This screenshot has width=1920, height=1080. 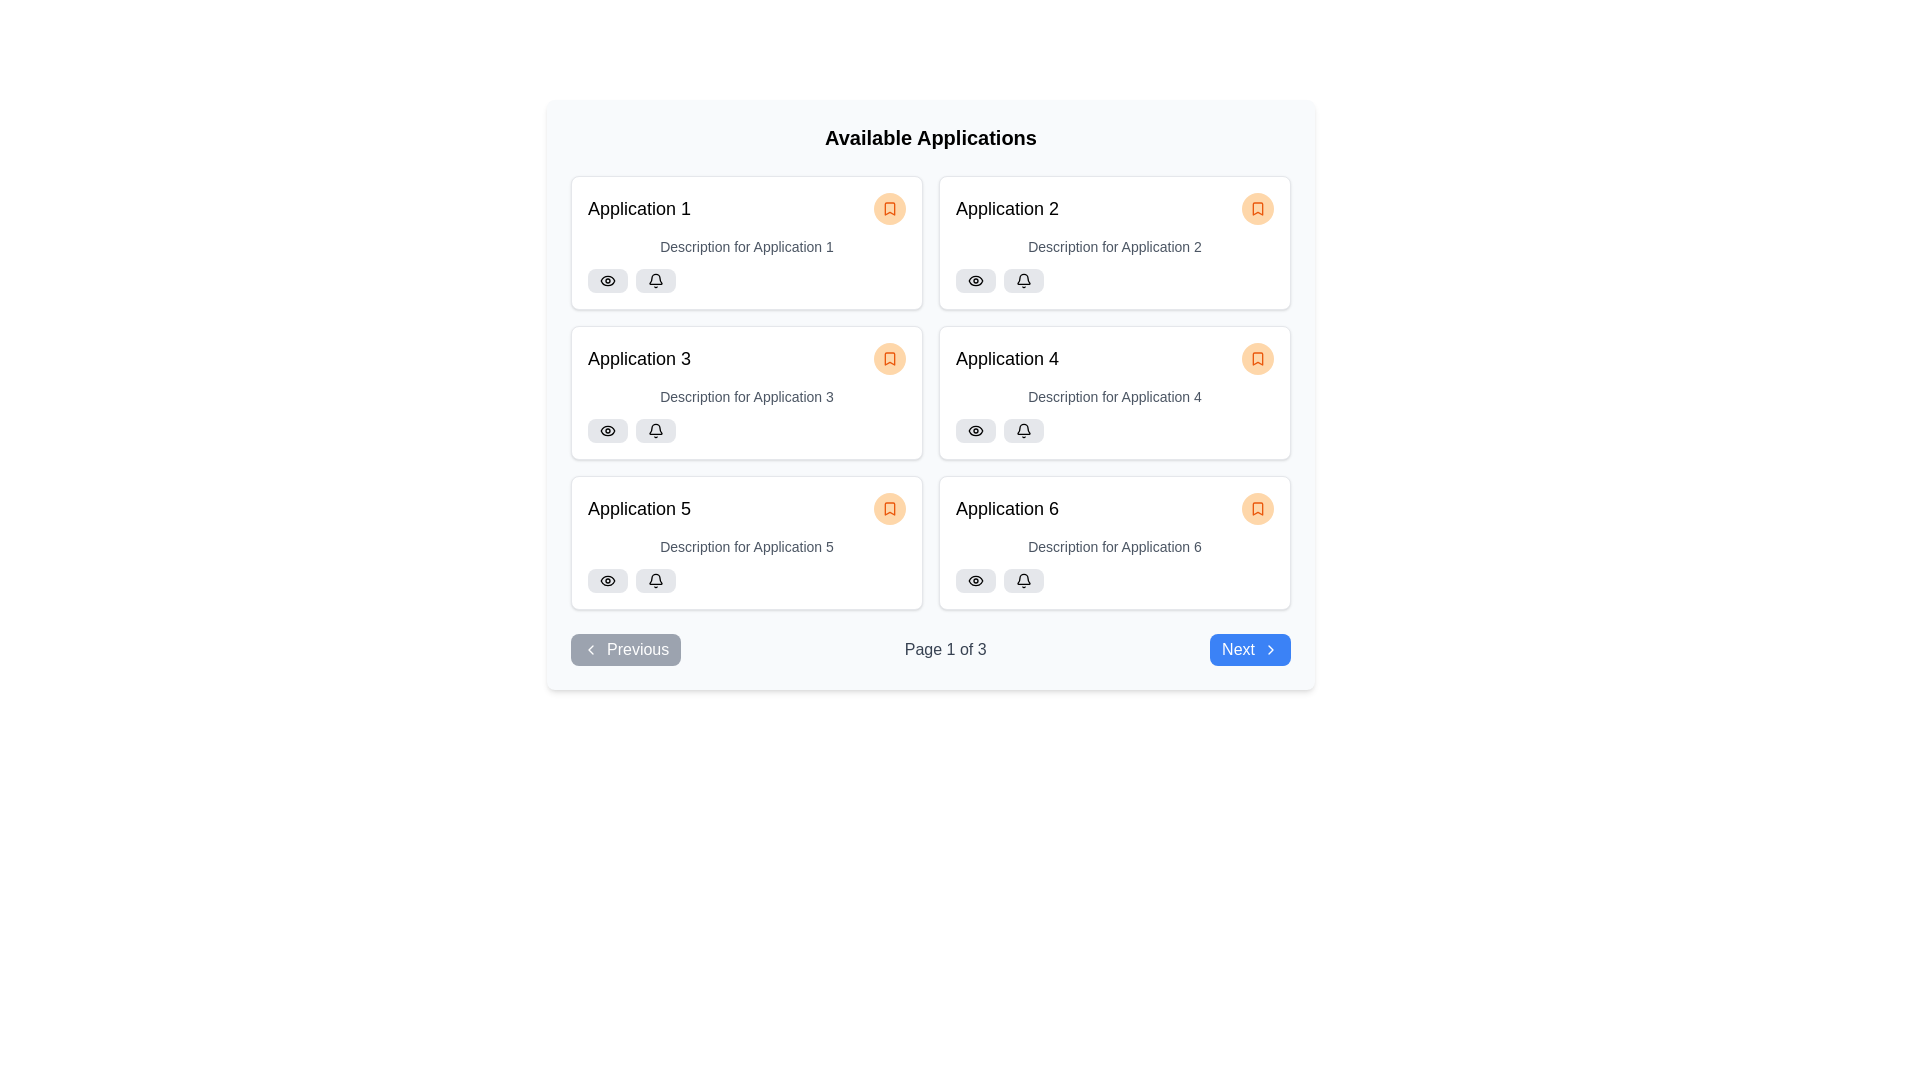 What do you see at coordinates (638, 508) in the screenshot?
I see `the text label 'Application 5' which is styled in a larger and bold font, located in the bottom-left card of a 2x3 grid layout` at bounding box center [638, 508].